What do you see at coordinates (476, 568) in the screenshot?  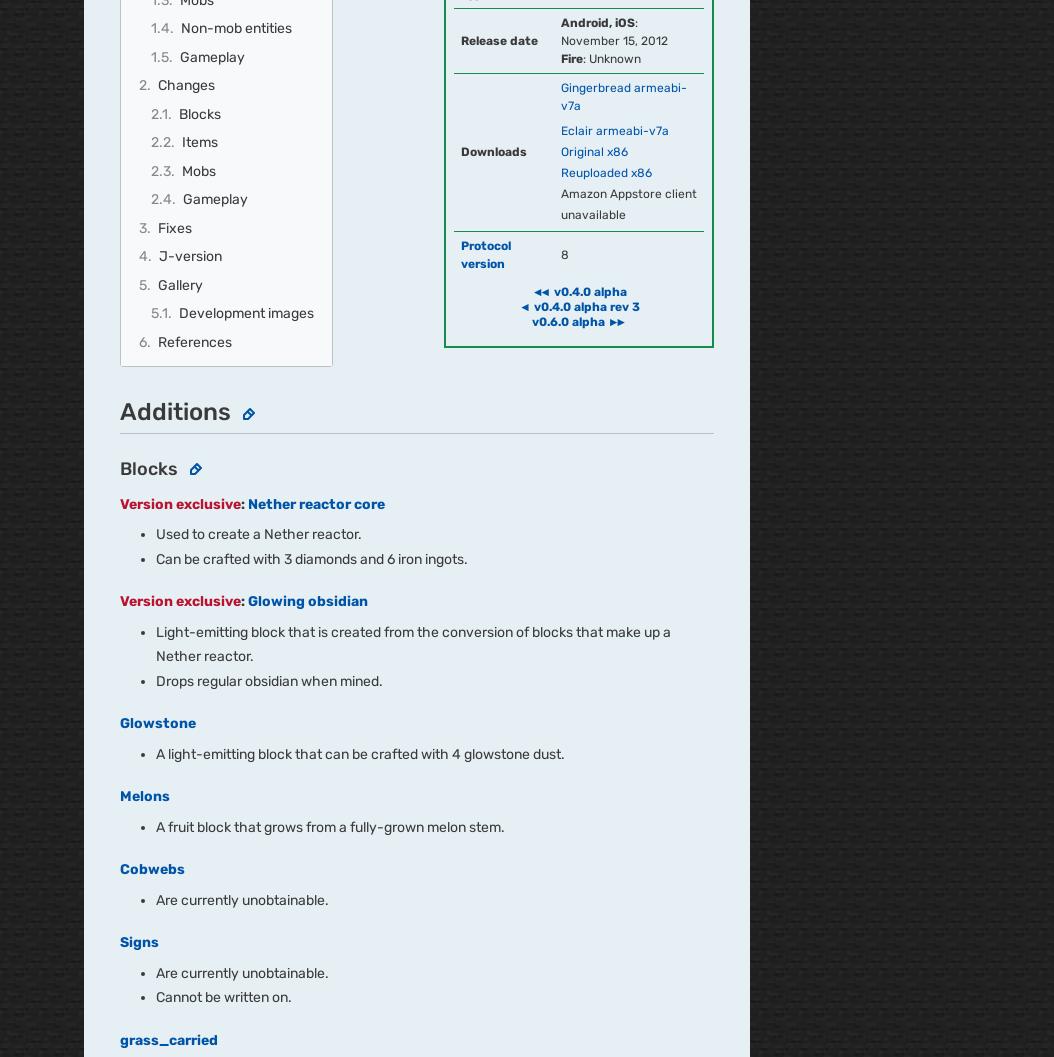 I see `'Privacy Policy'` at bounding box center [476, 568].